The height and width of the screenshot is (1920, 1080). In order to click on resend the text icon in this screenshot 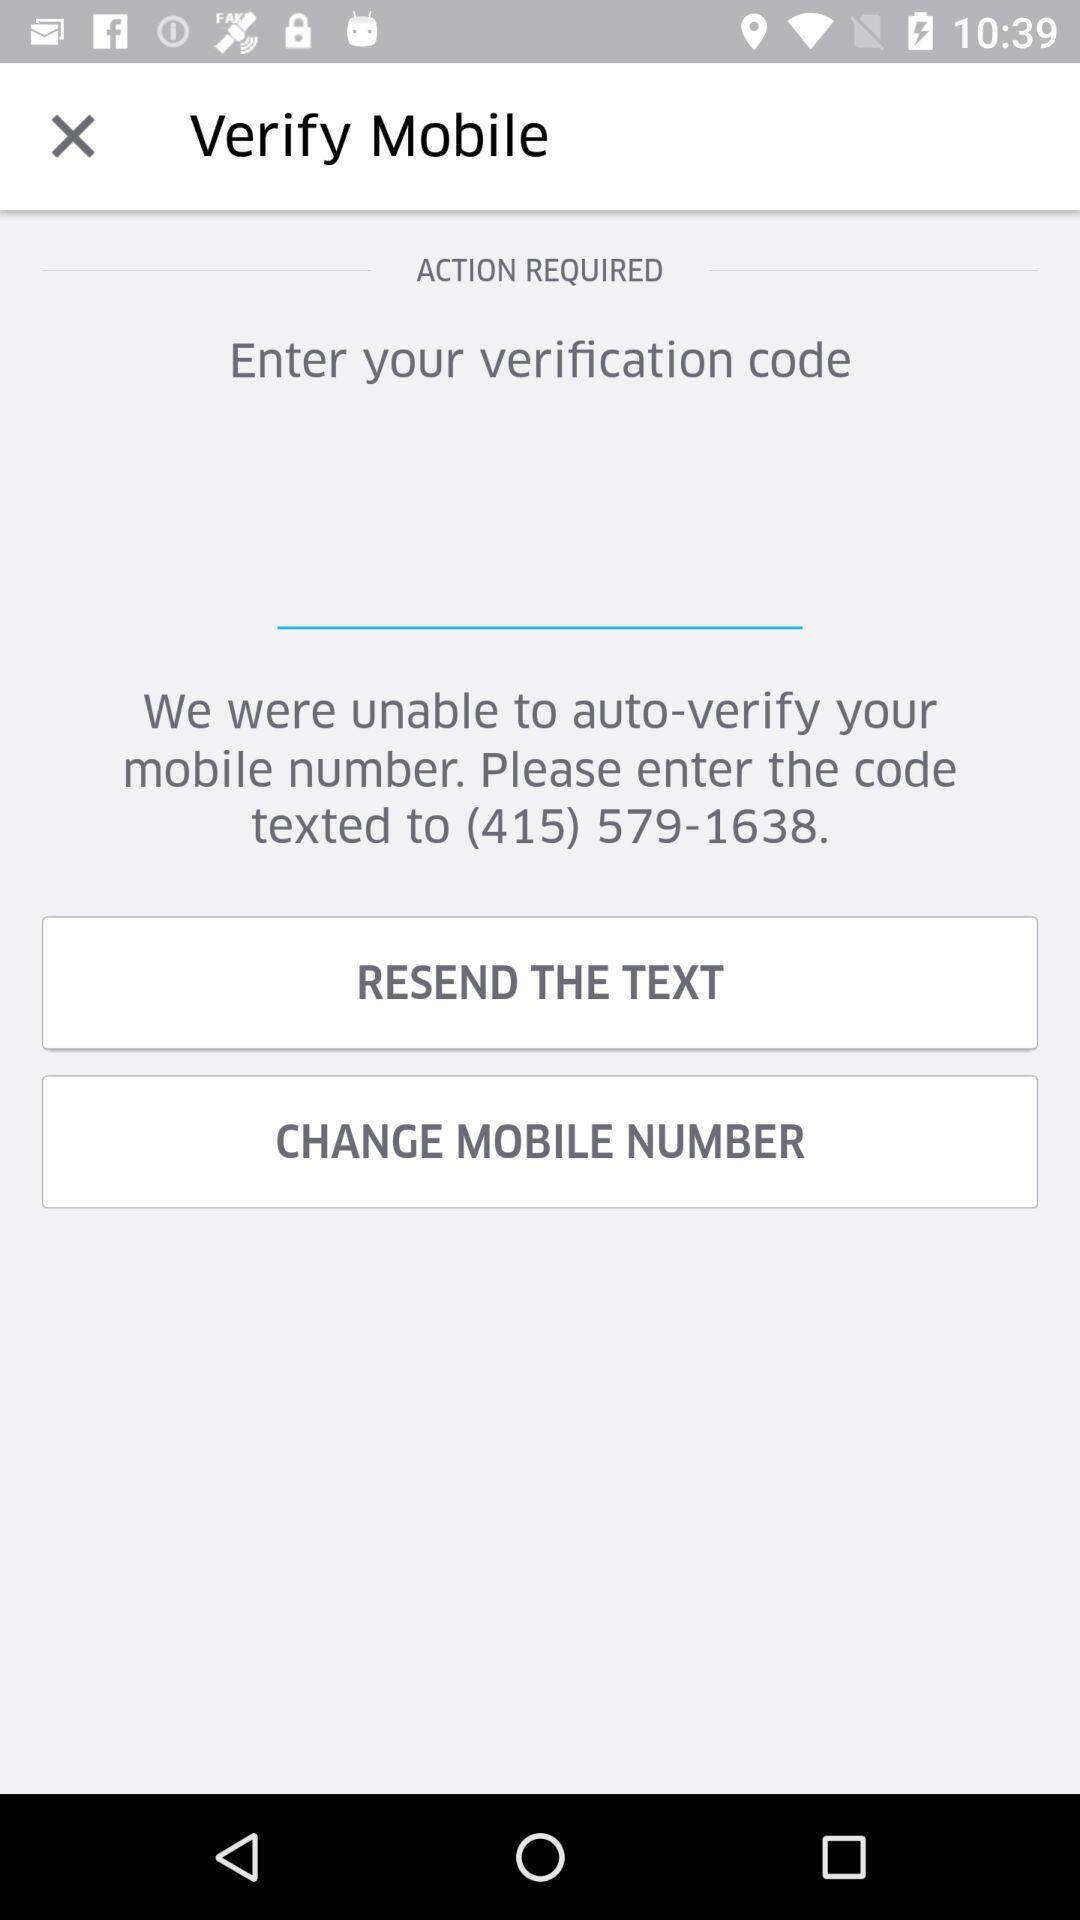, I will do `click(540, 982)`.